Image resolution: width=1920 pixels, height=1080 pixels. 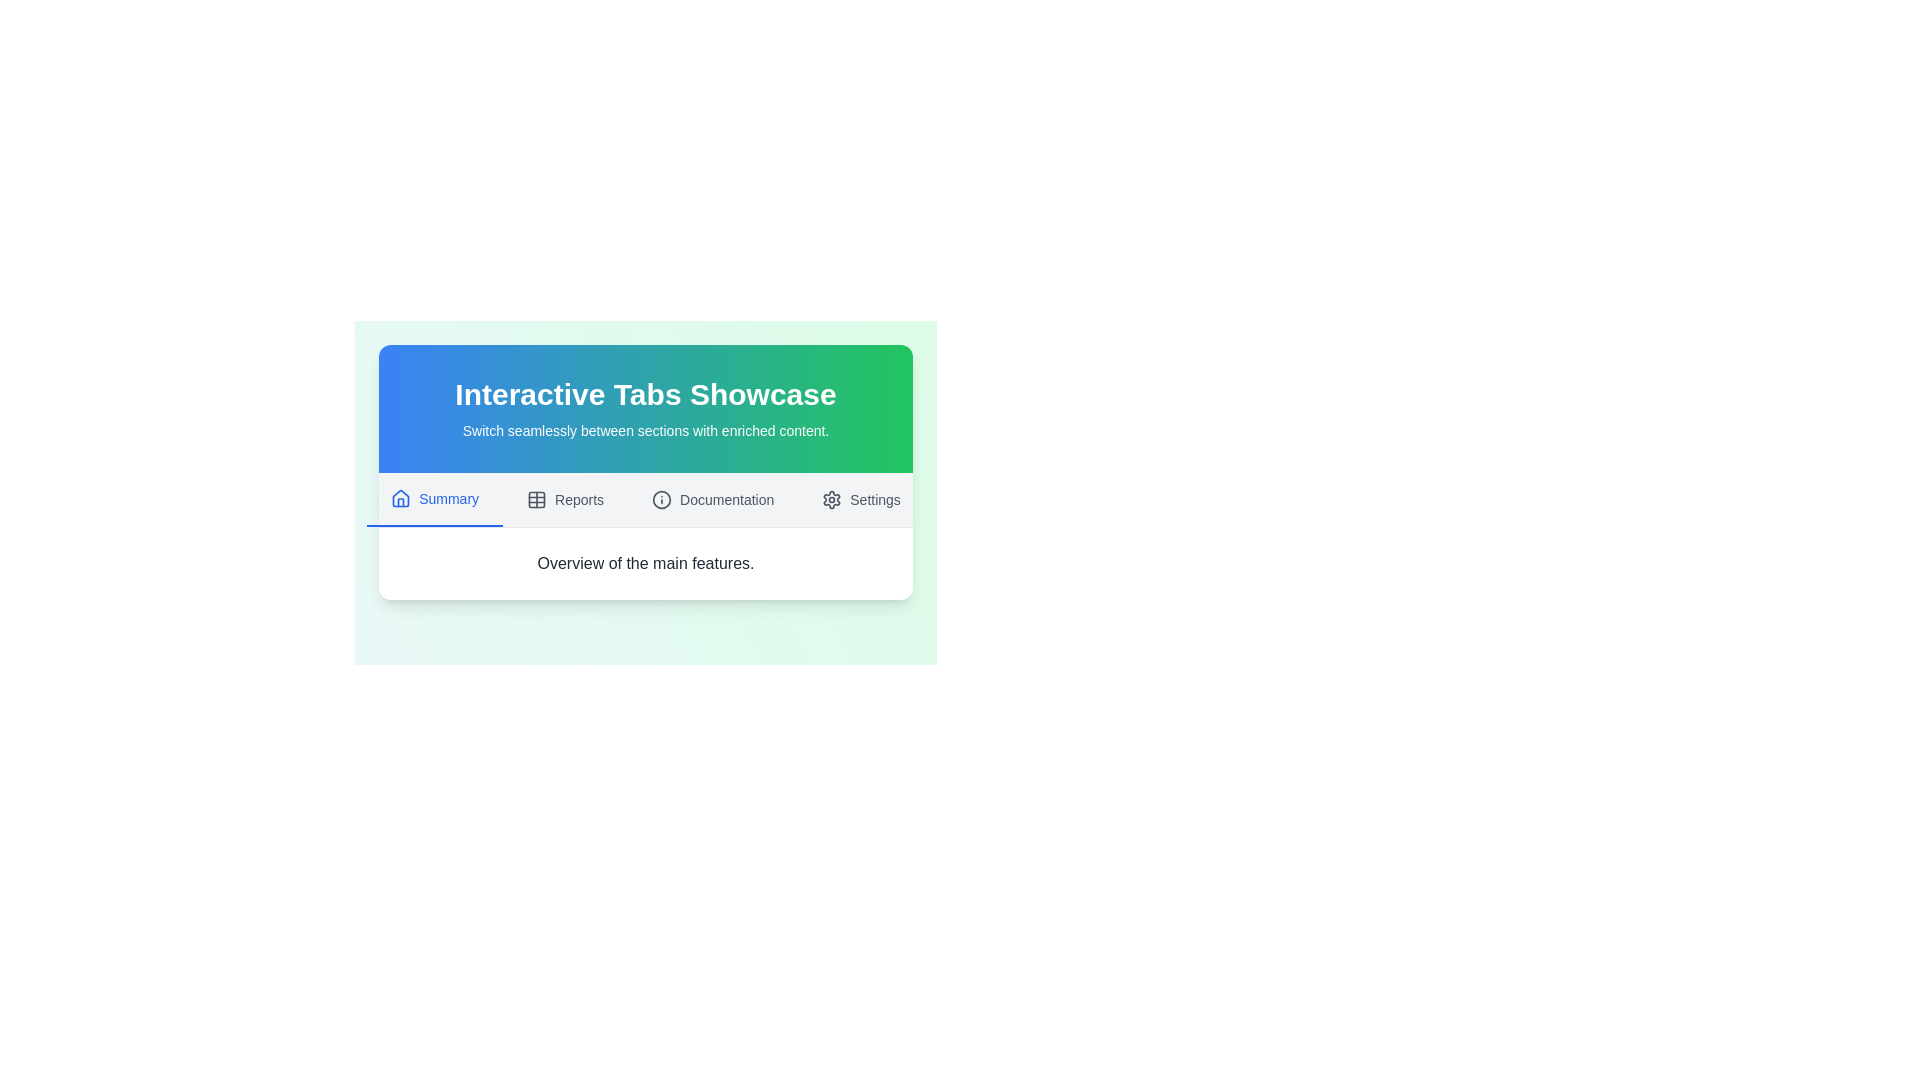 What do you see at coordinates (646, 430) in the screenshot?
I see `the text block that serves as a descriptive subtitle or tagline, positioned directly below the title 'Interactive Tabs Showcase'` at bounding box center [646, 430].